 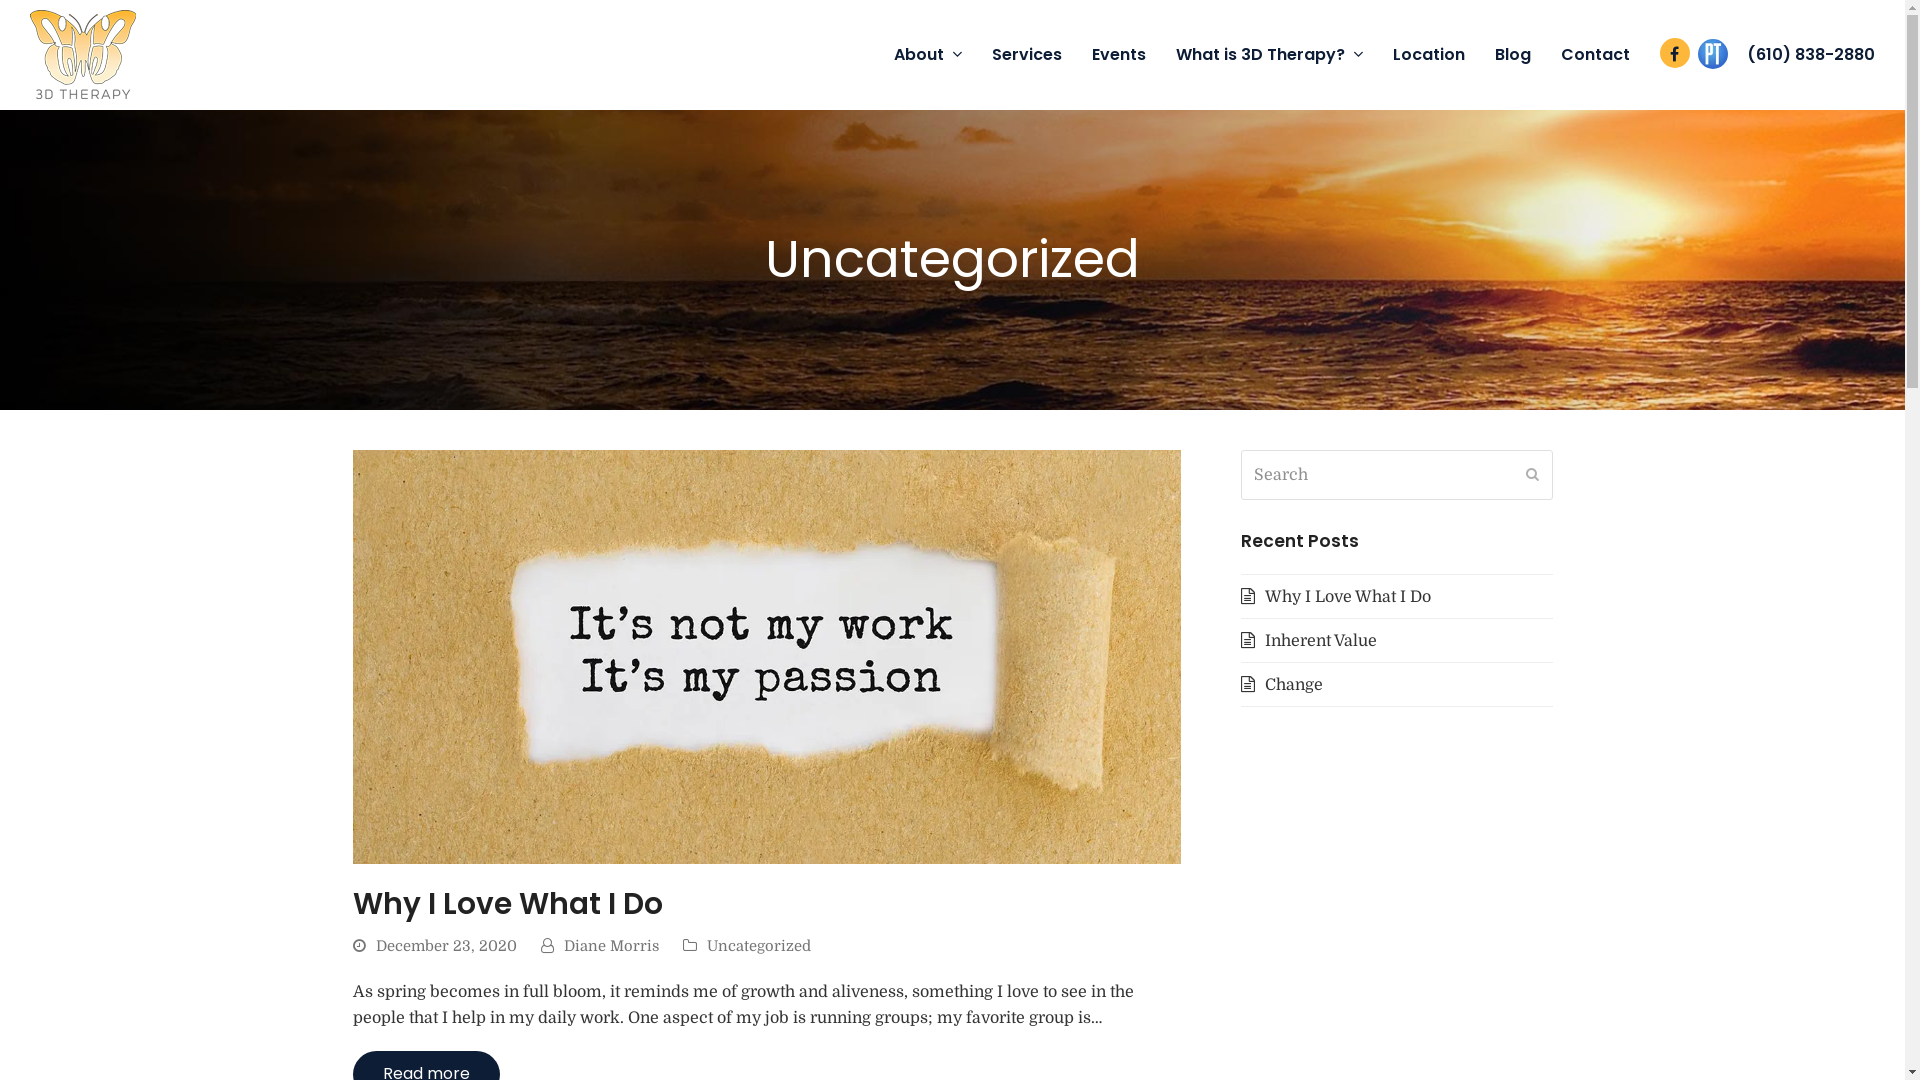 What do you see at coordinates (1308, 640) in the screenshot?
I see `'Inherent Value'` at bounding box center [1308, 640].